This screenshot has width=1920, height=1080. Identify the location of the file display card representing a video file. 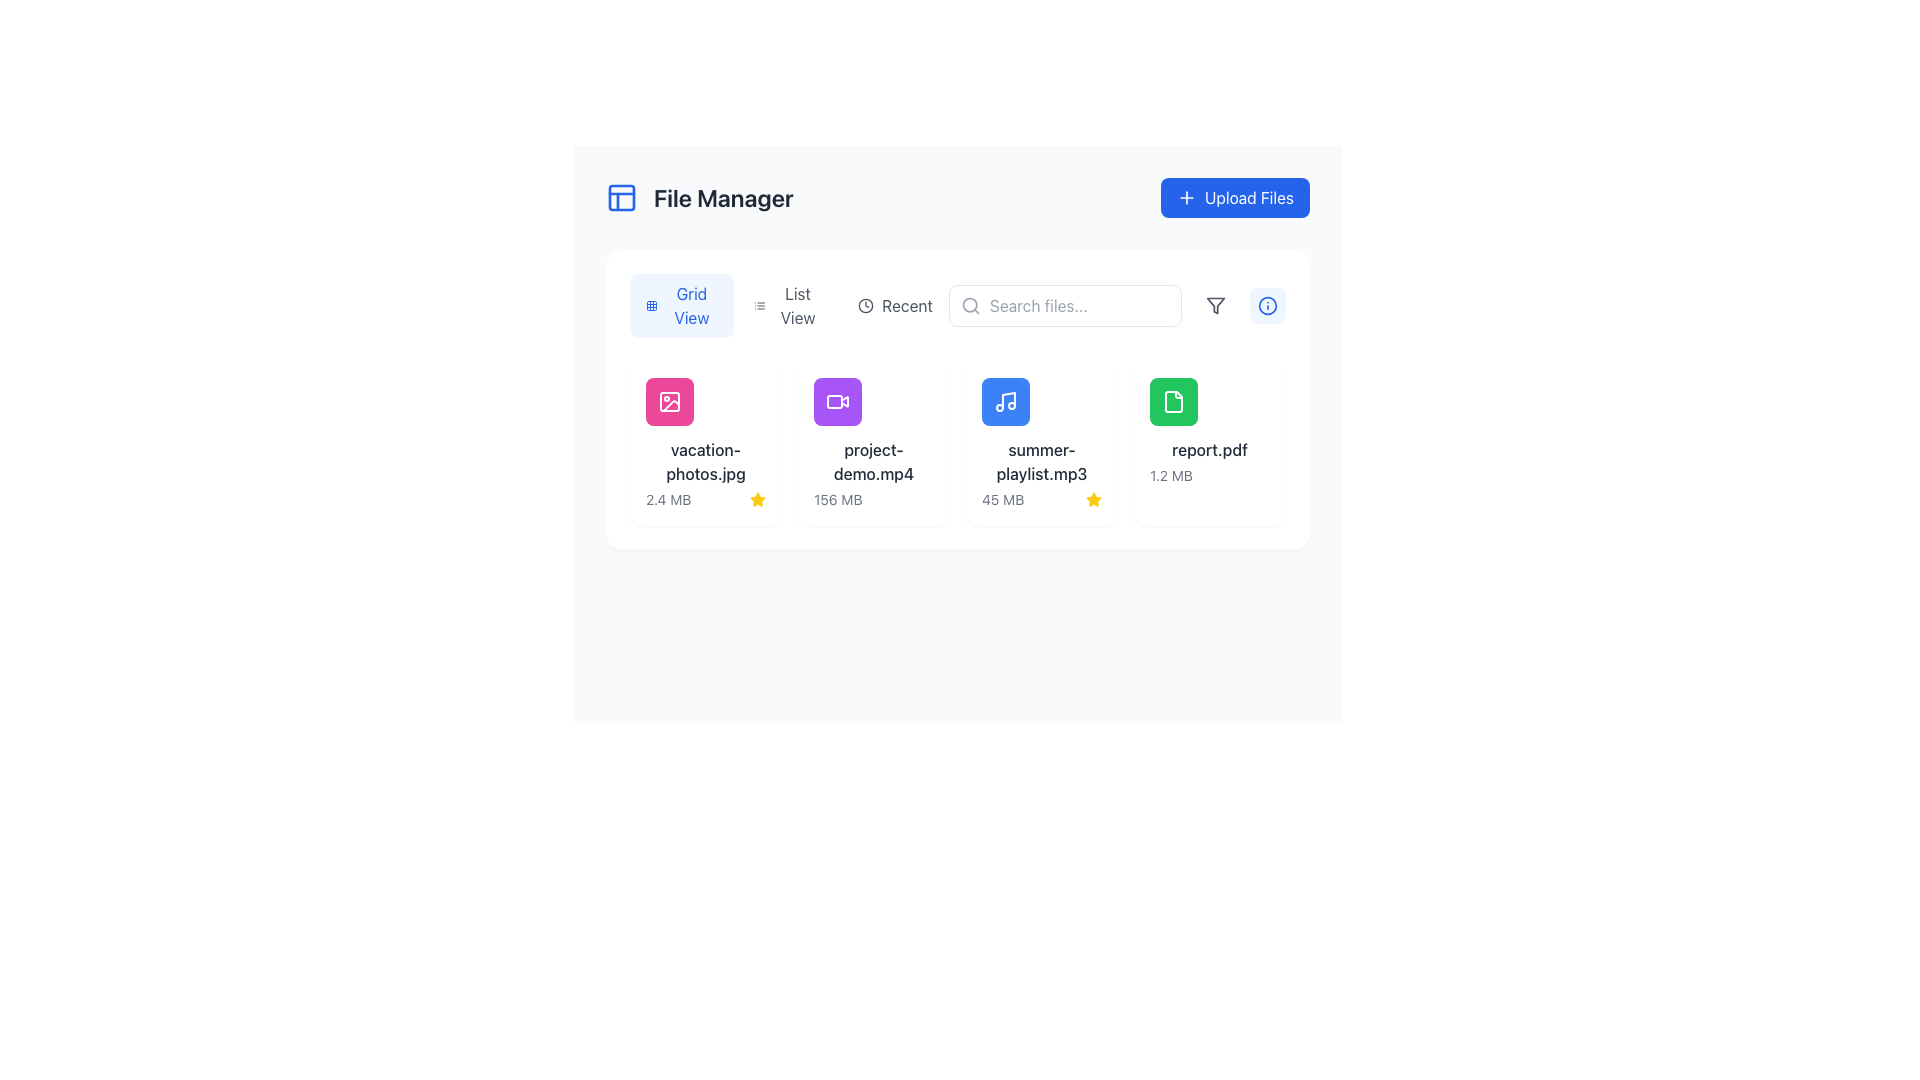
(873, 442).